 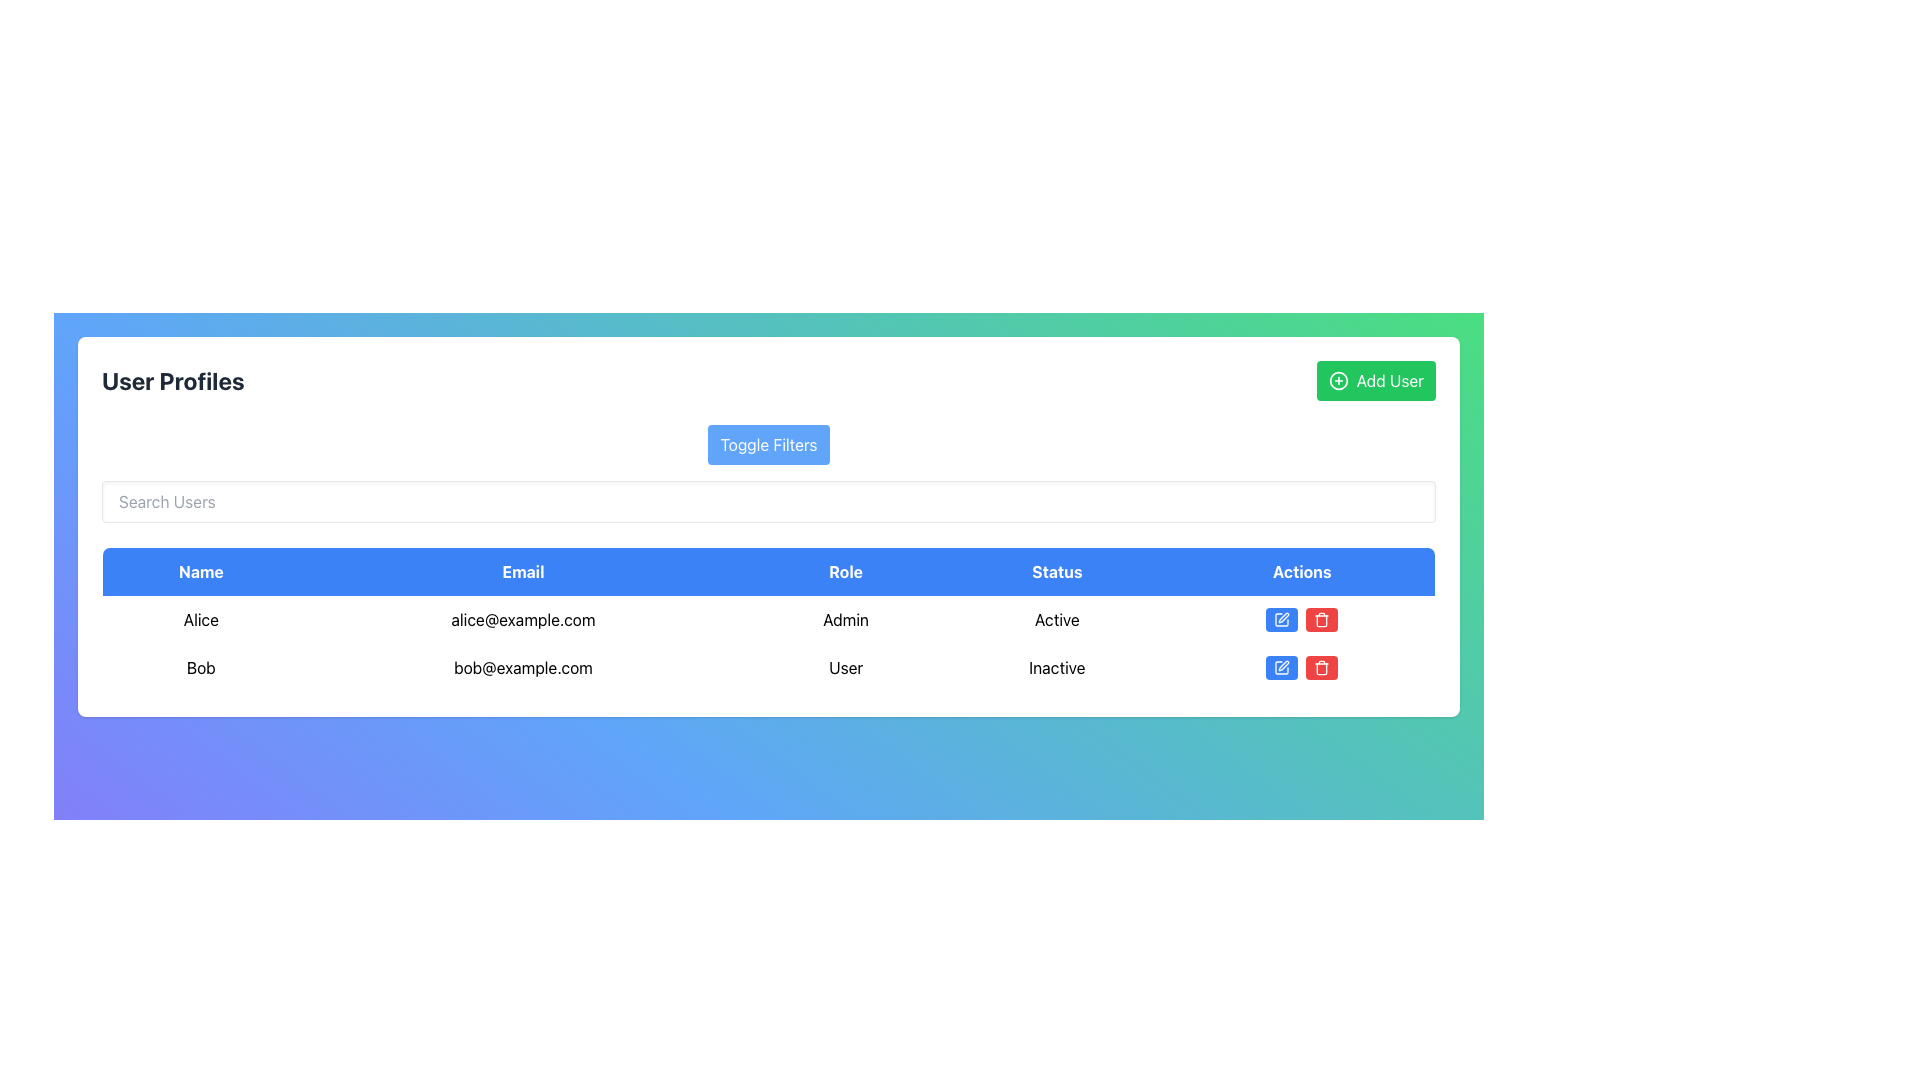 What do you see at coordinates (1284, 666) in the screenshot?
I see `the edit action icon, which is a small pen-shaped icon located in the 'Actions' column of the user profile table, corresponding to the first entry for Alice` at bounding box center [1284, 666].